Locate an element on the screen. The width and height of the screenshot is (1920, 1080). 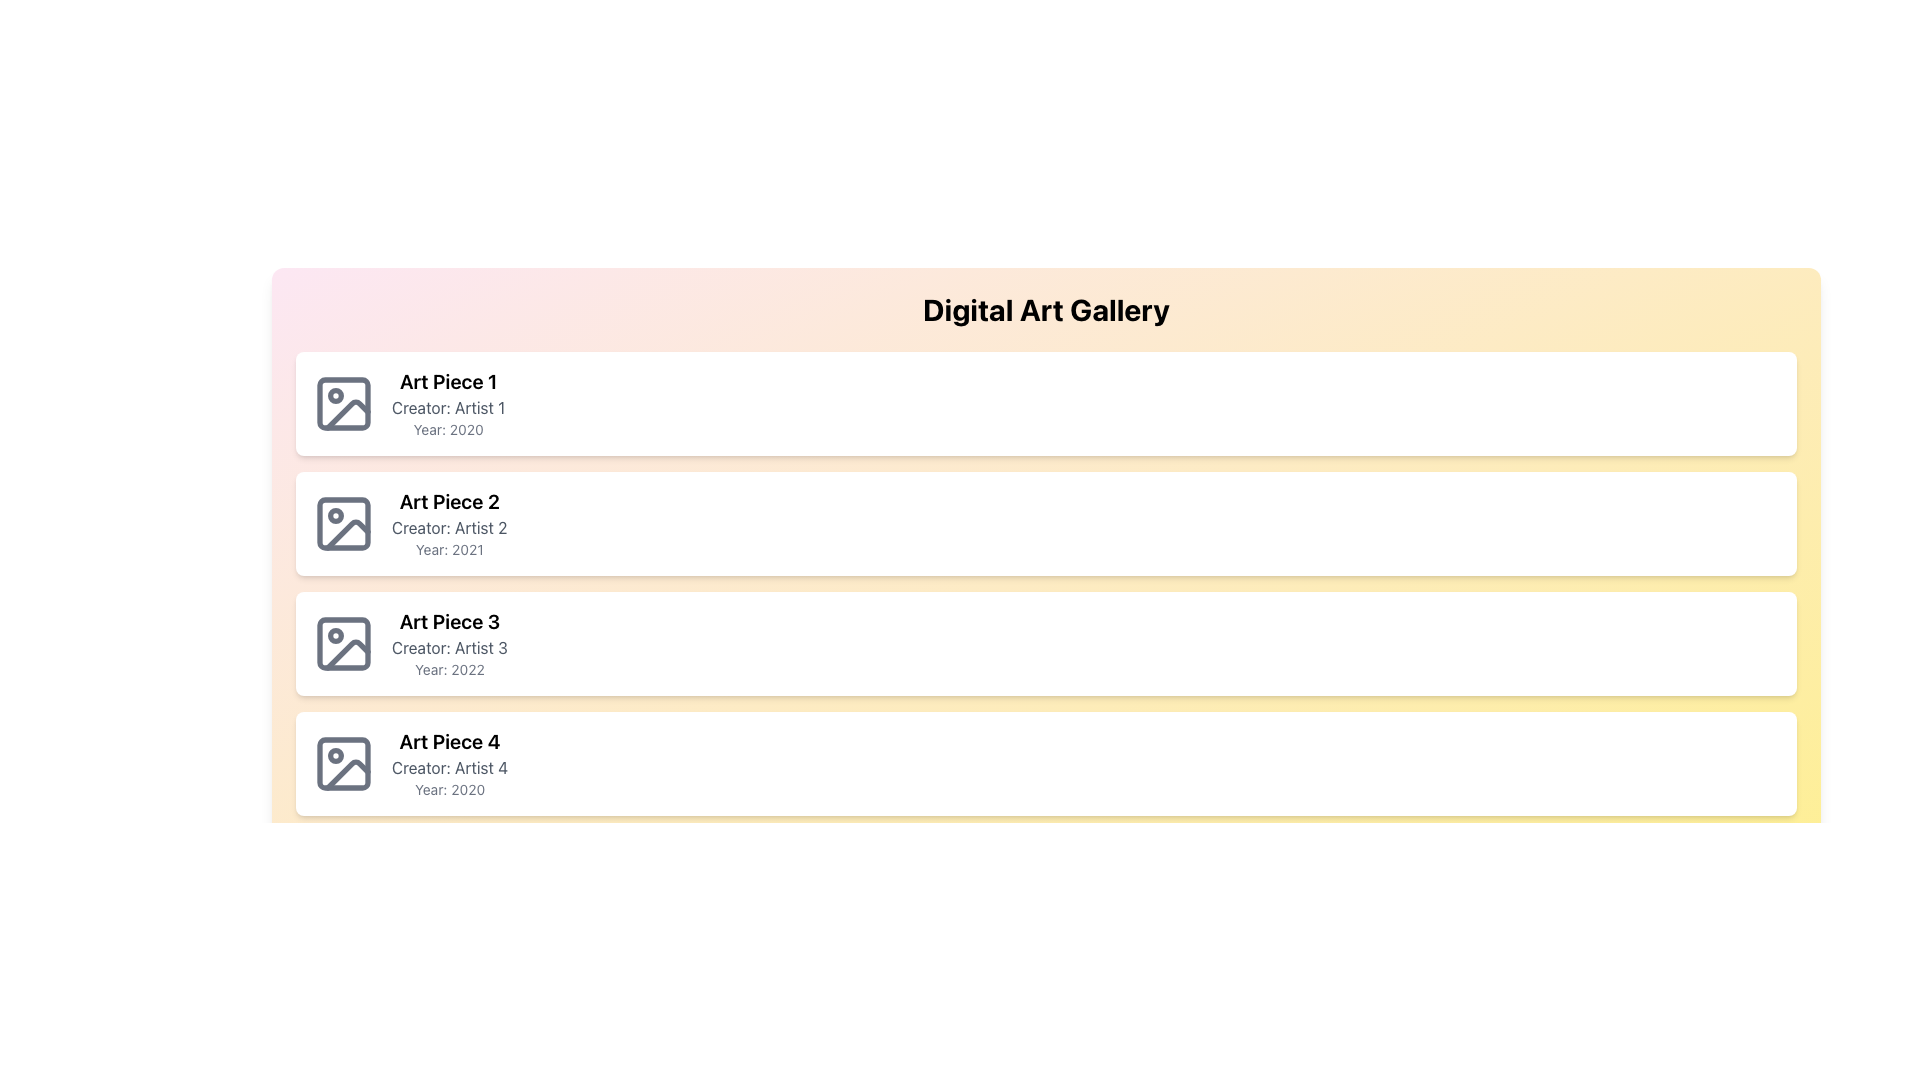
the subcomponent rectangle within the SVG structure representing a part of the photo icon for 'Art Piece 3' located in the third row of the list is located at coordinates (344, 644).